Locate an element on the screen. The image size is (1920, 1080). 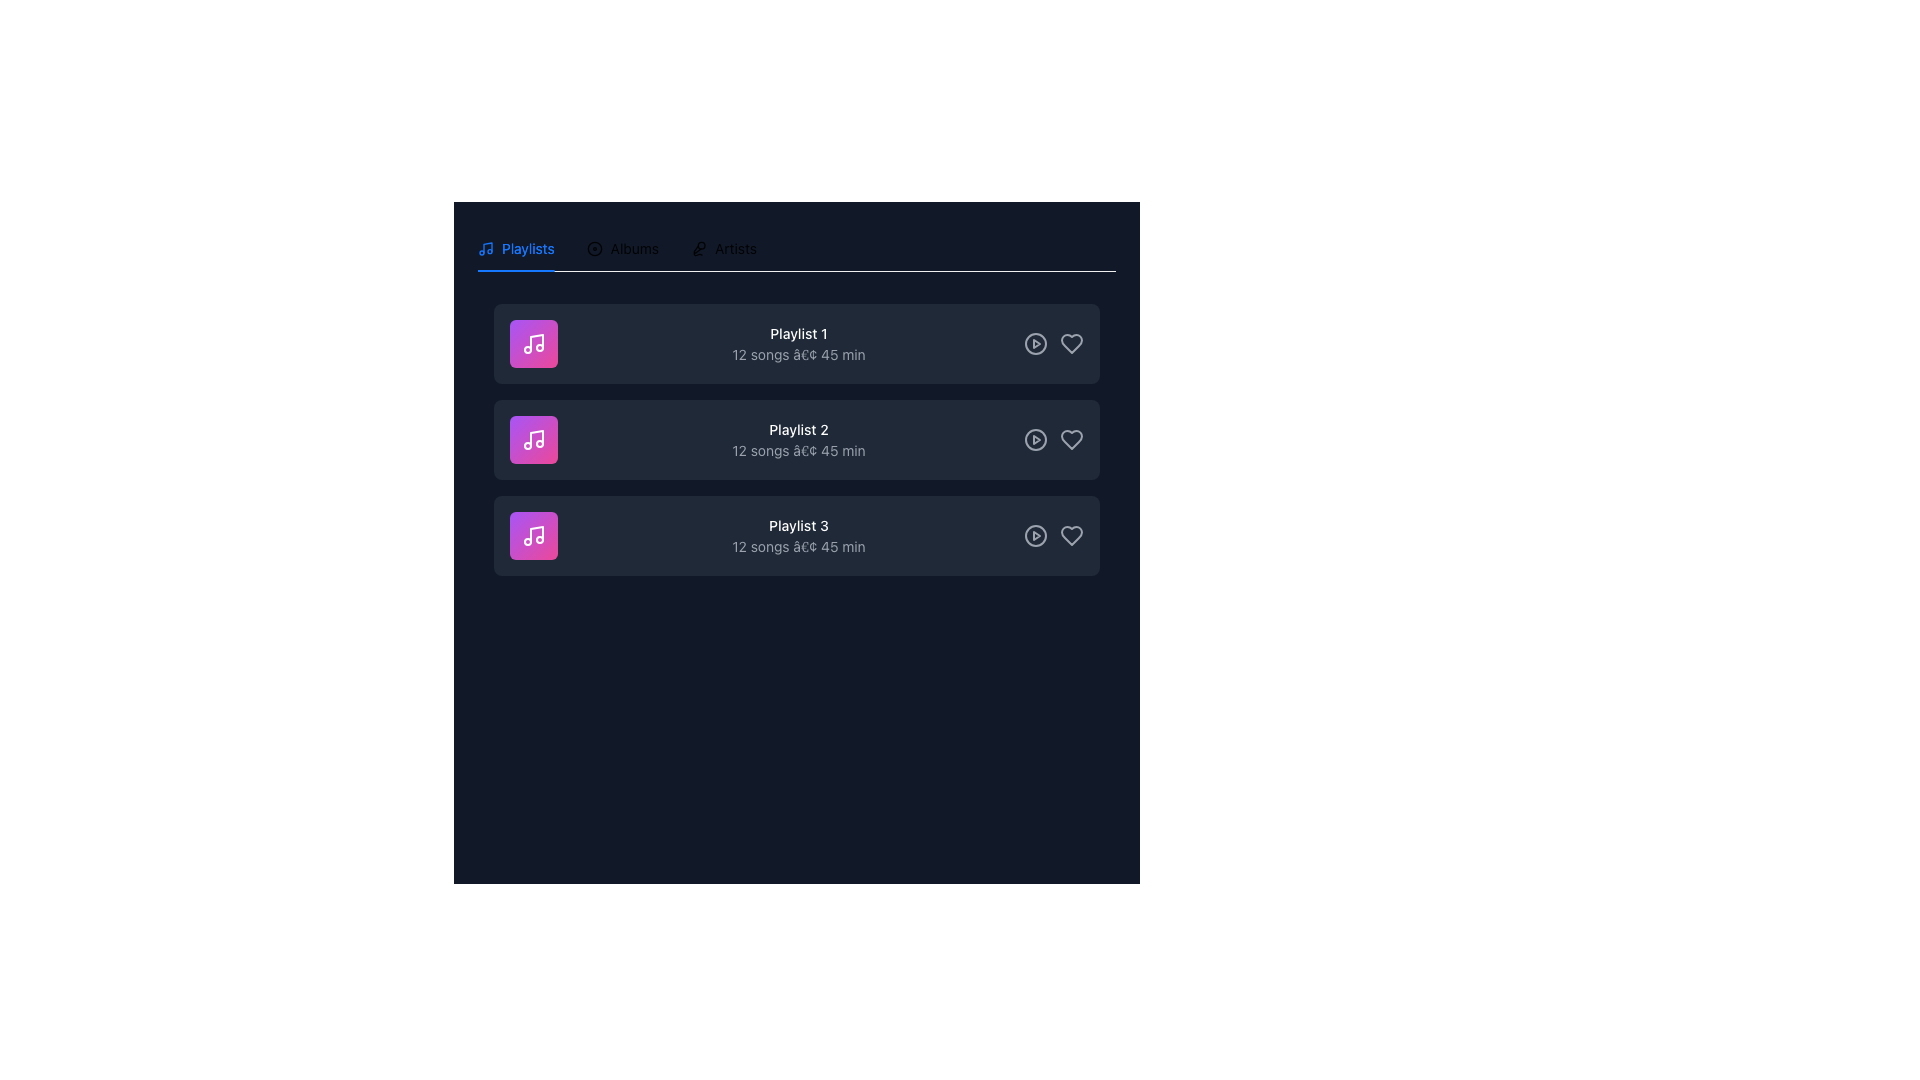
the central circle of the play button located to the right of the 'Playlist 1' title block is located at coordinates (1036, 342).